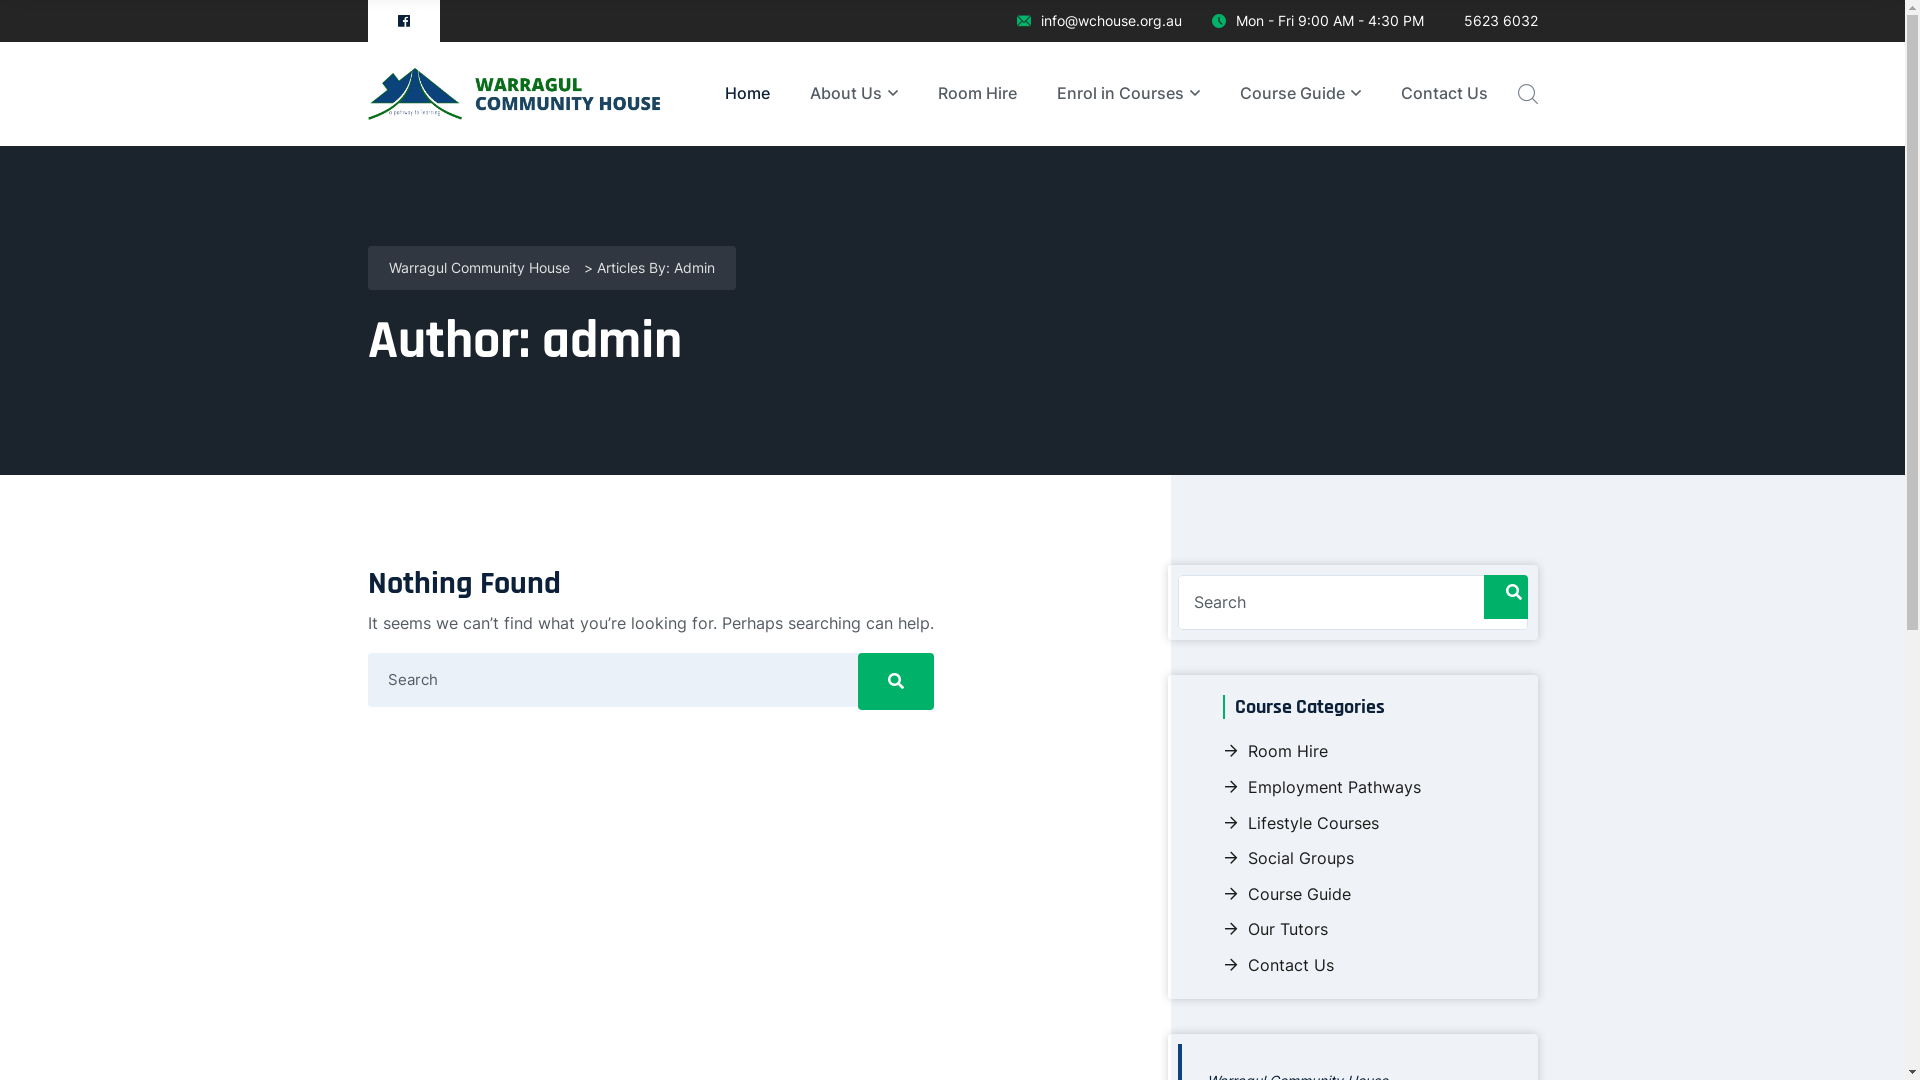 The height and width of the screenshot is (1080, 1920). I want to click on 'About Us', so click(854, 93).